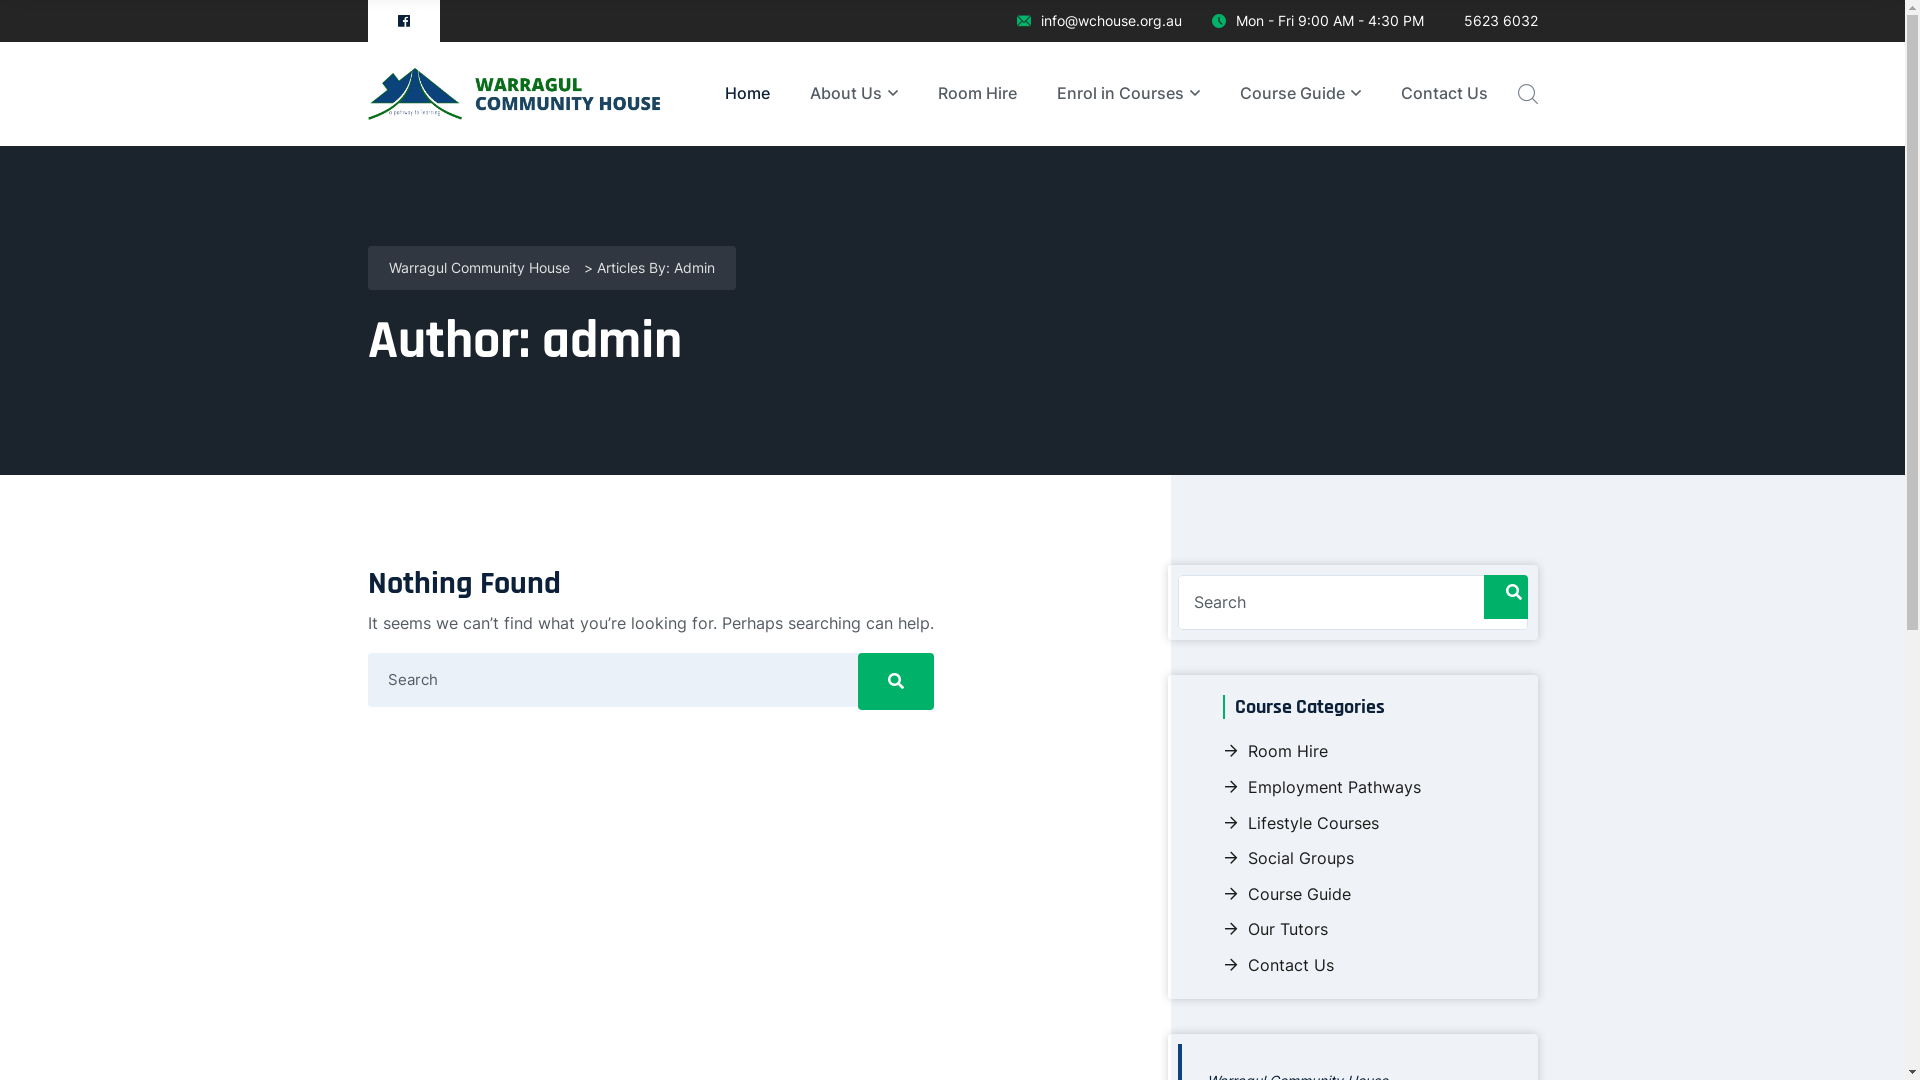 The height and width of the screenshot is (1080, 1920). I want to click on 'About Us', so click(854, 93).